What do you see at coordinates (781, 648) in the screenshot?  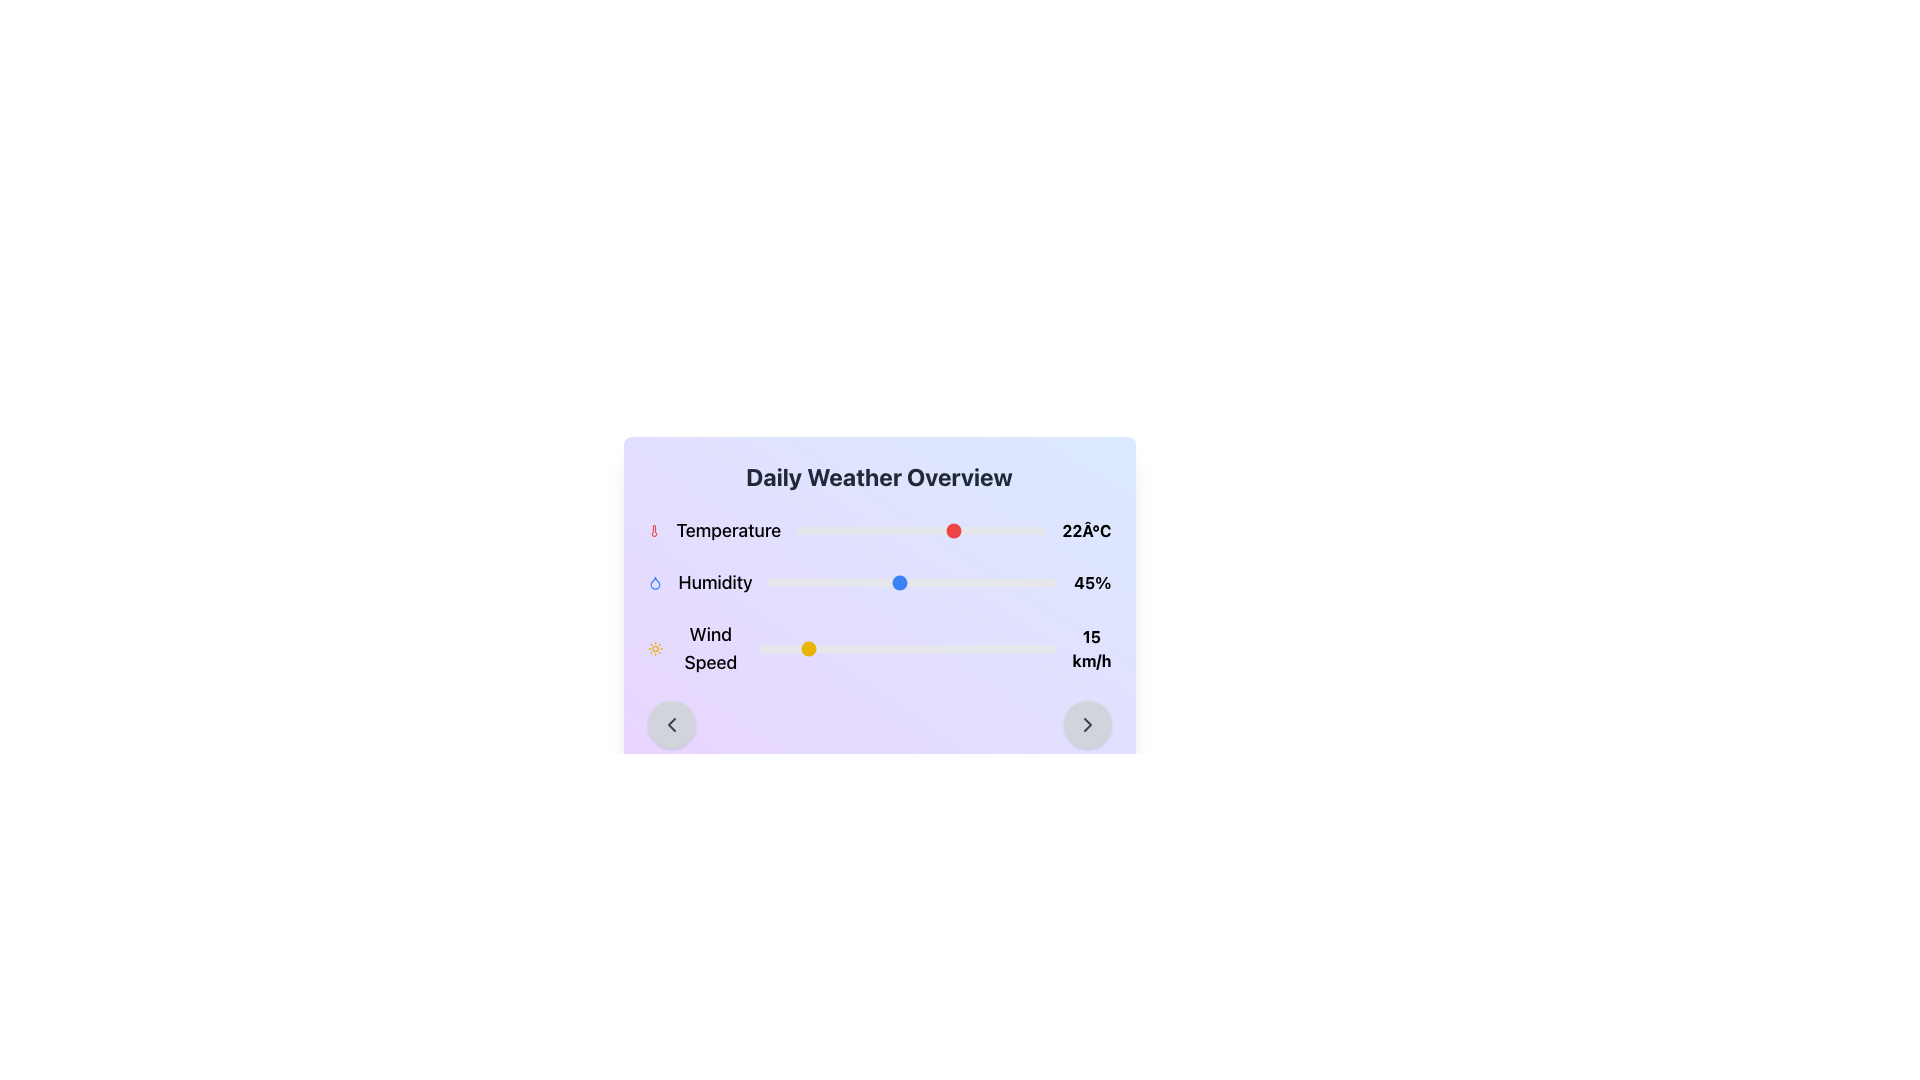 I see `the wind speed` at bounding box center [781, 648].